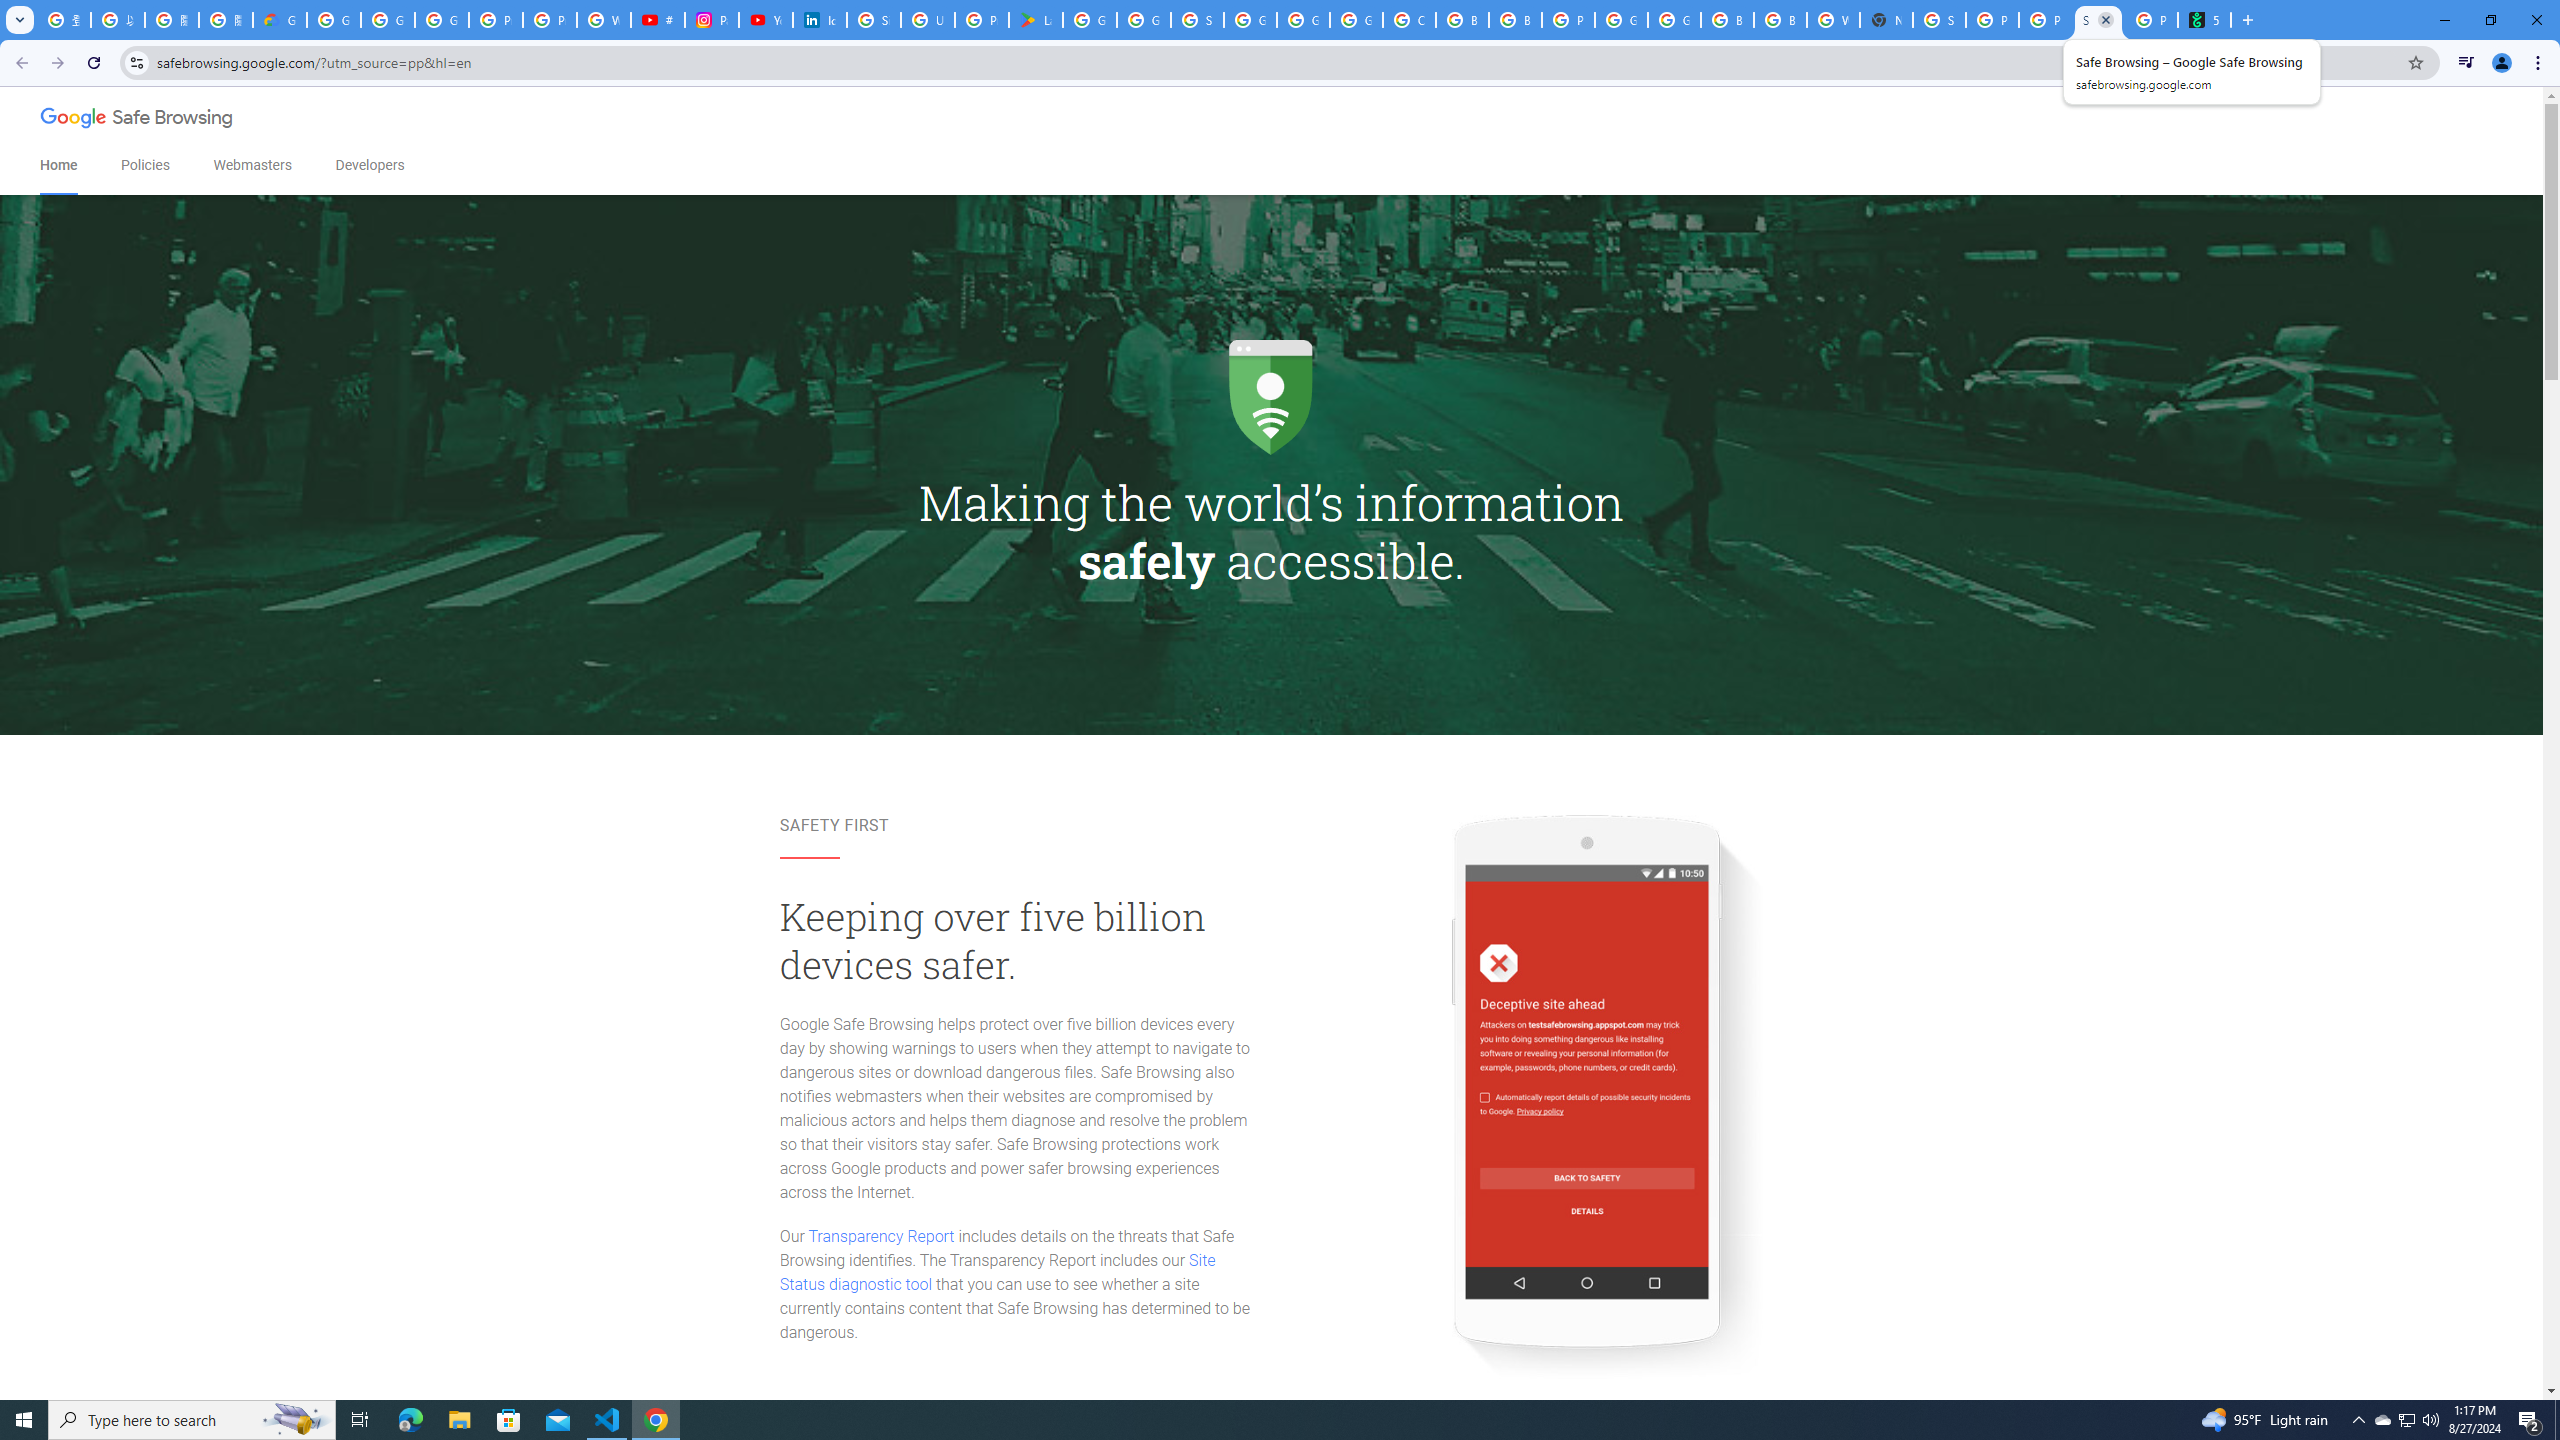 The height and width of the screenshot is (1440, 2560). Describe the element at coordinates (143, 165) in the screenshot. I see `'Policies'` at that location.